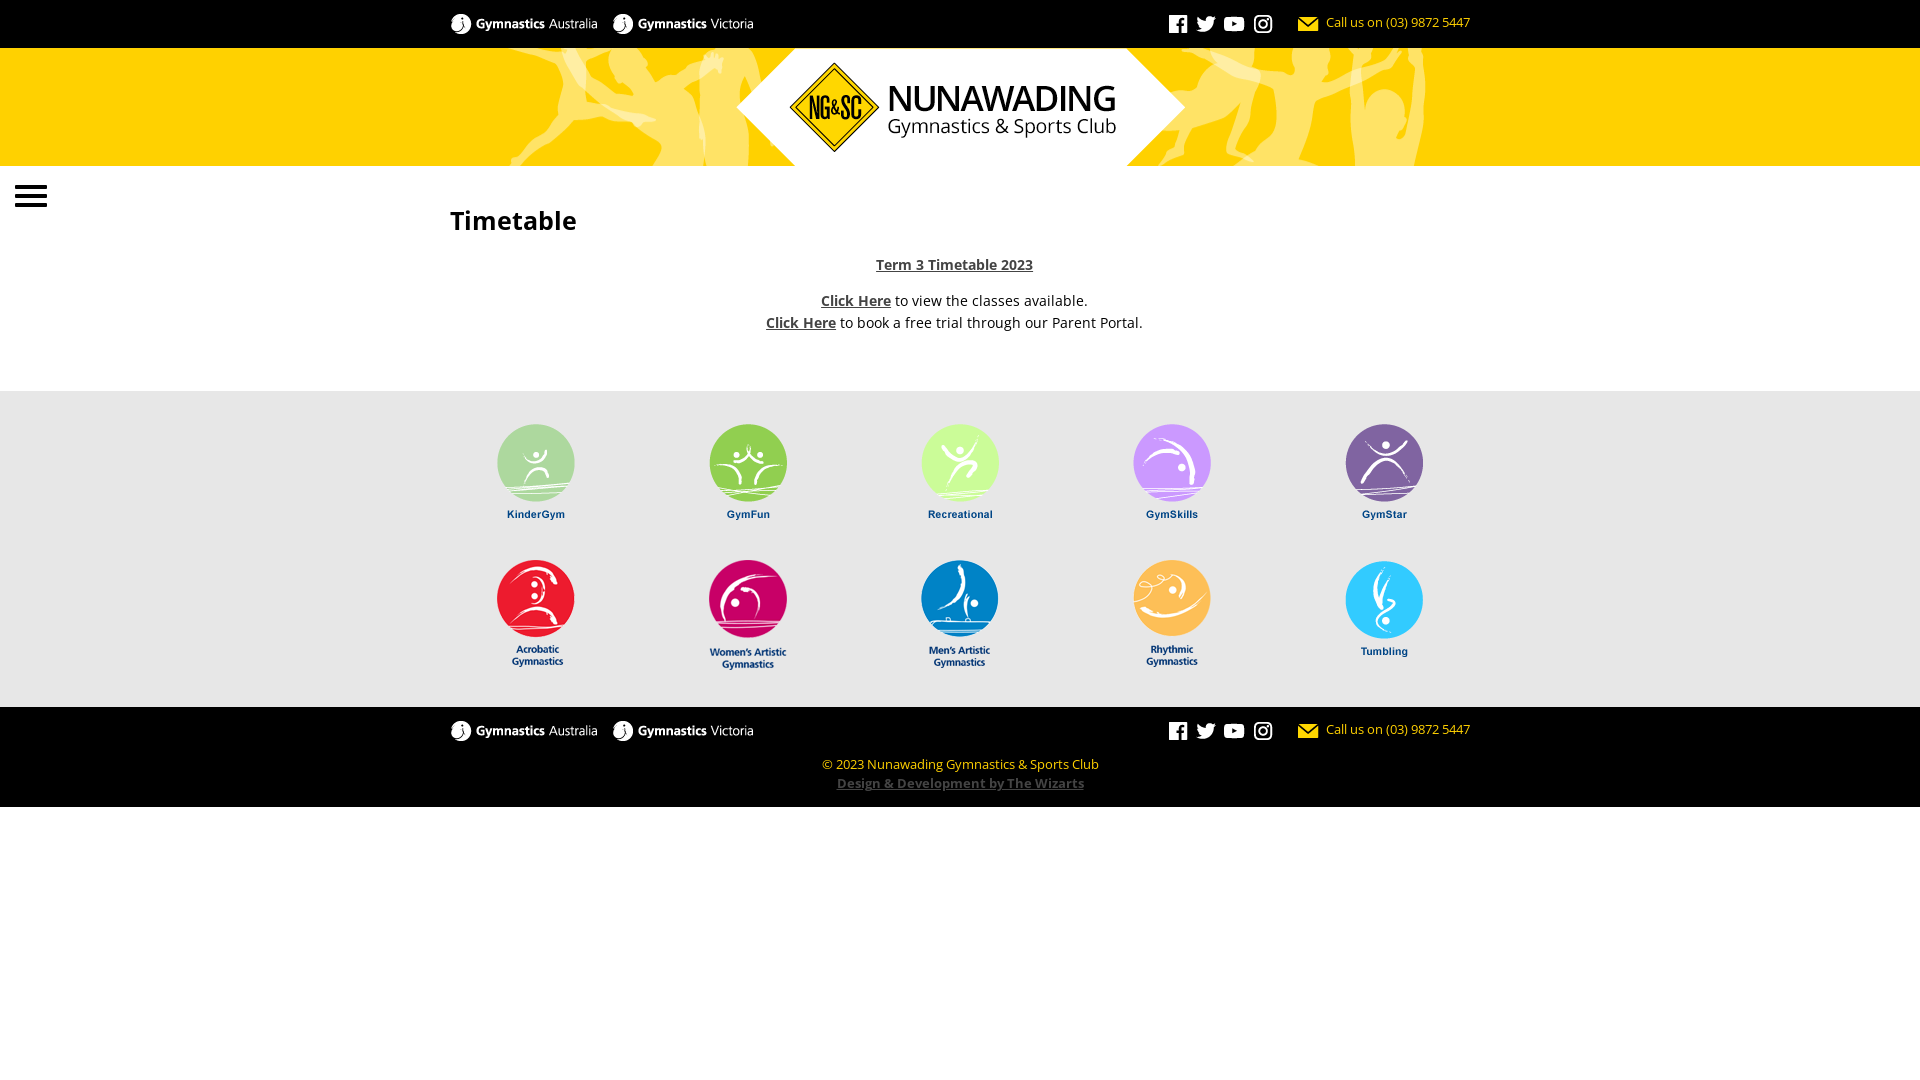  What do you see at coordinates (855, 300) in the screenshot?
I see `'Click Here'` at bounding box center [855, 300].